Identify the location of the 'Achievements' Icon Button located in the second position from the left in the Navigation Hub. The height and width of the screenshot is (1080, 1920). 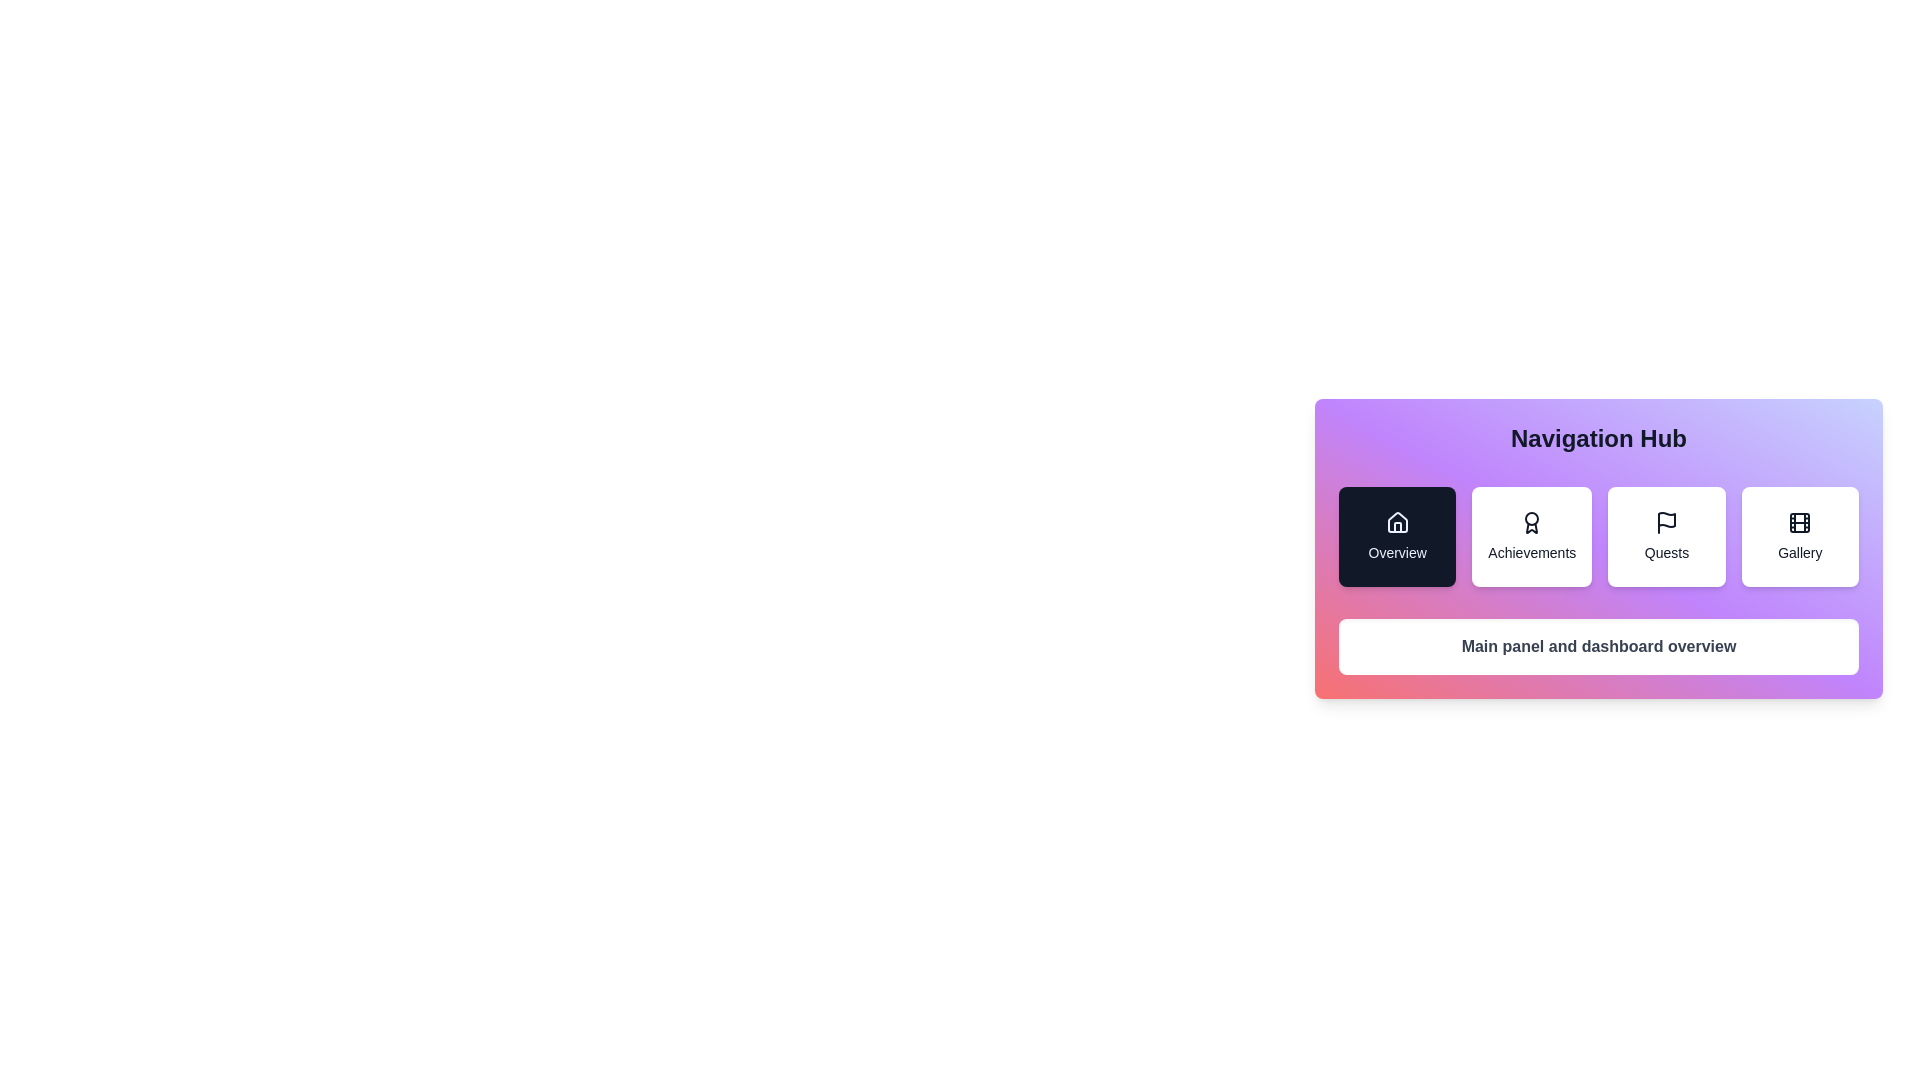
(1530, 522).